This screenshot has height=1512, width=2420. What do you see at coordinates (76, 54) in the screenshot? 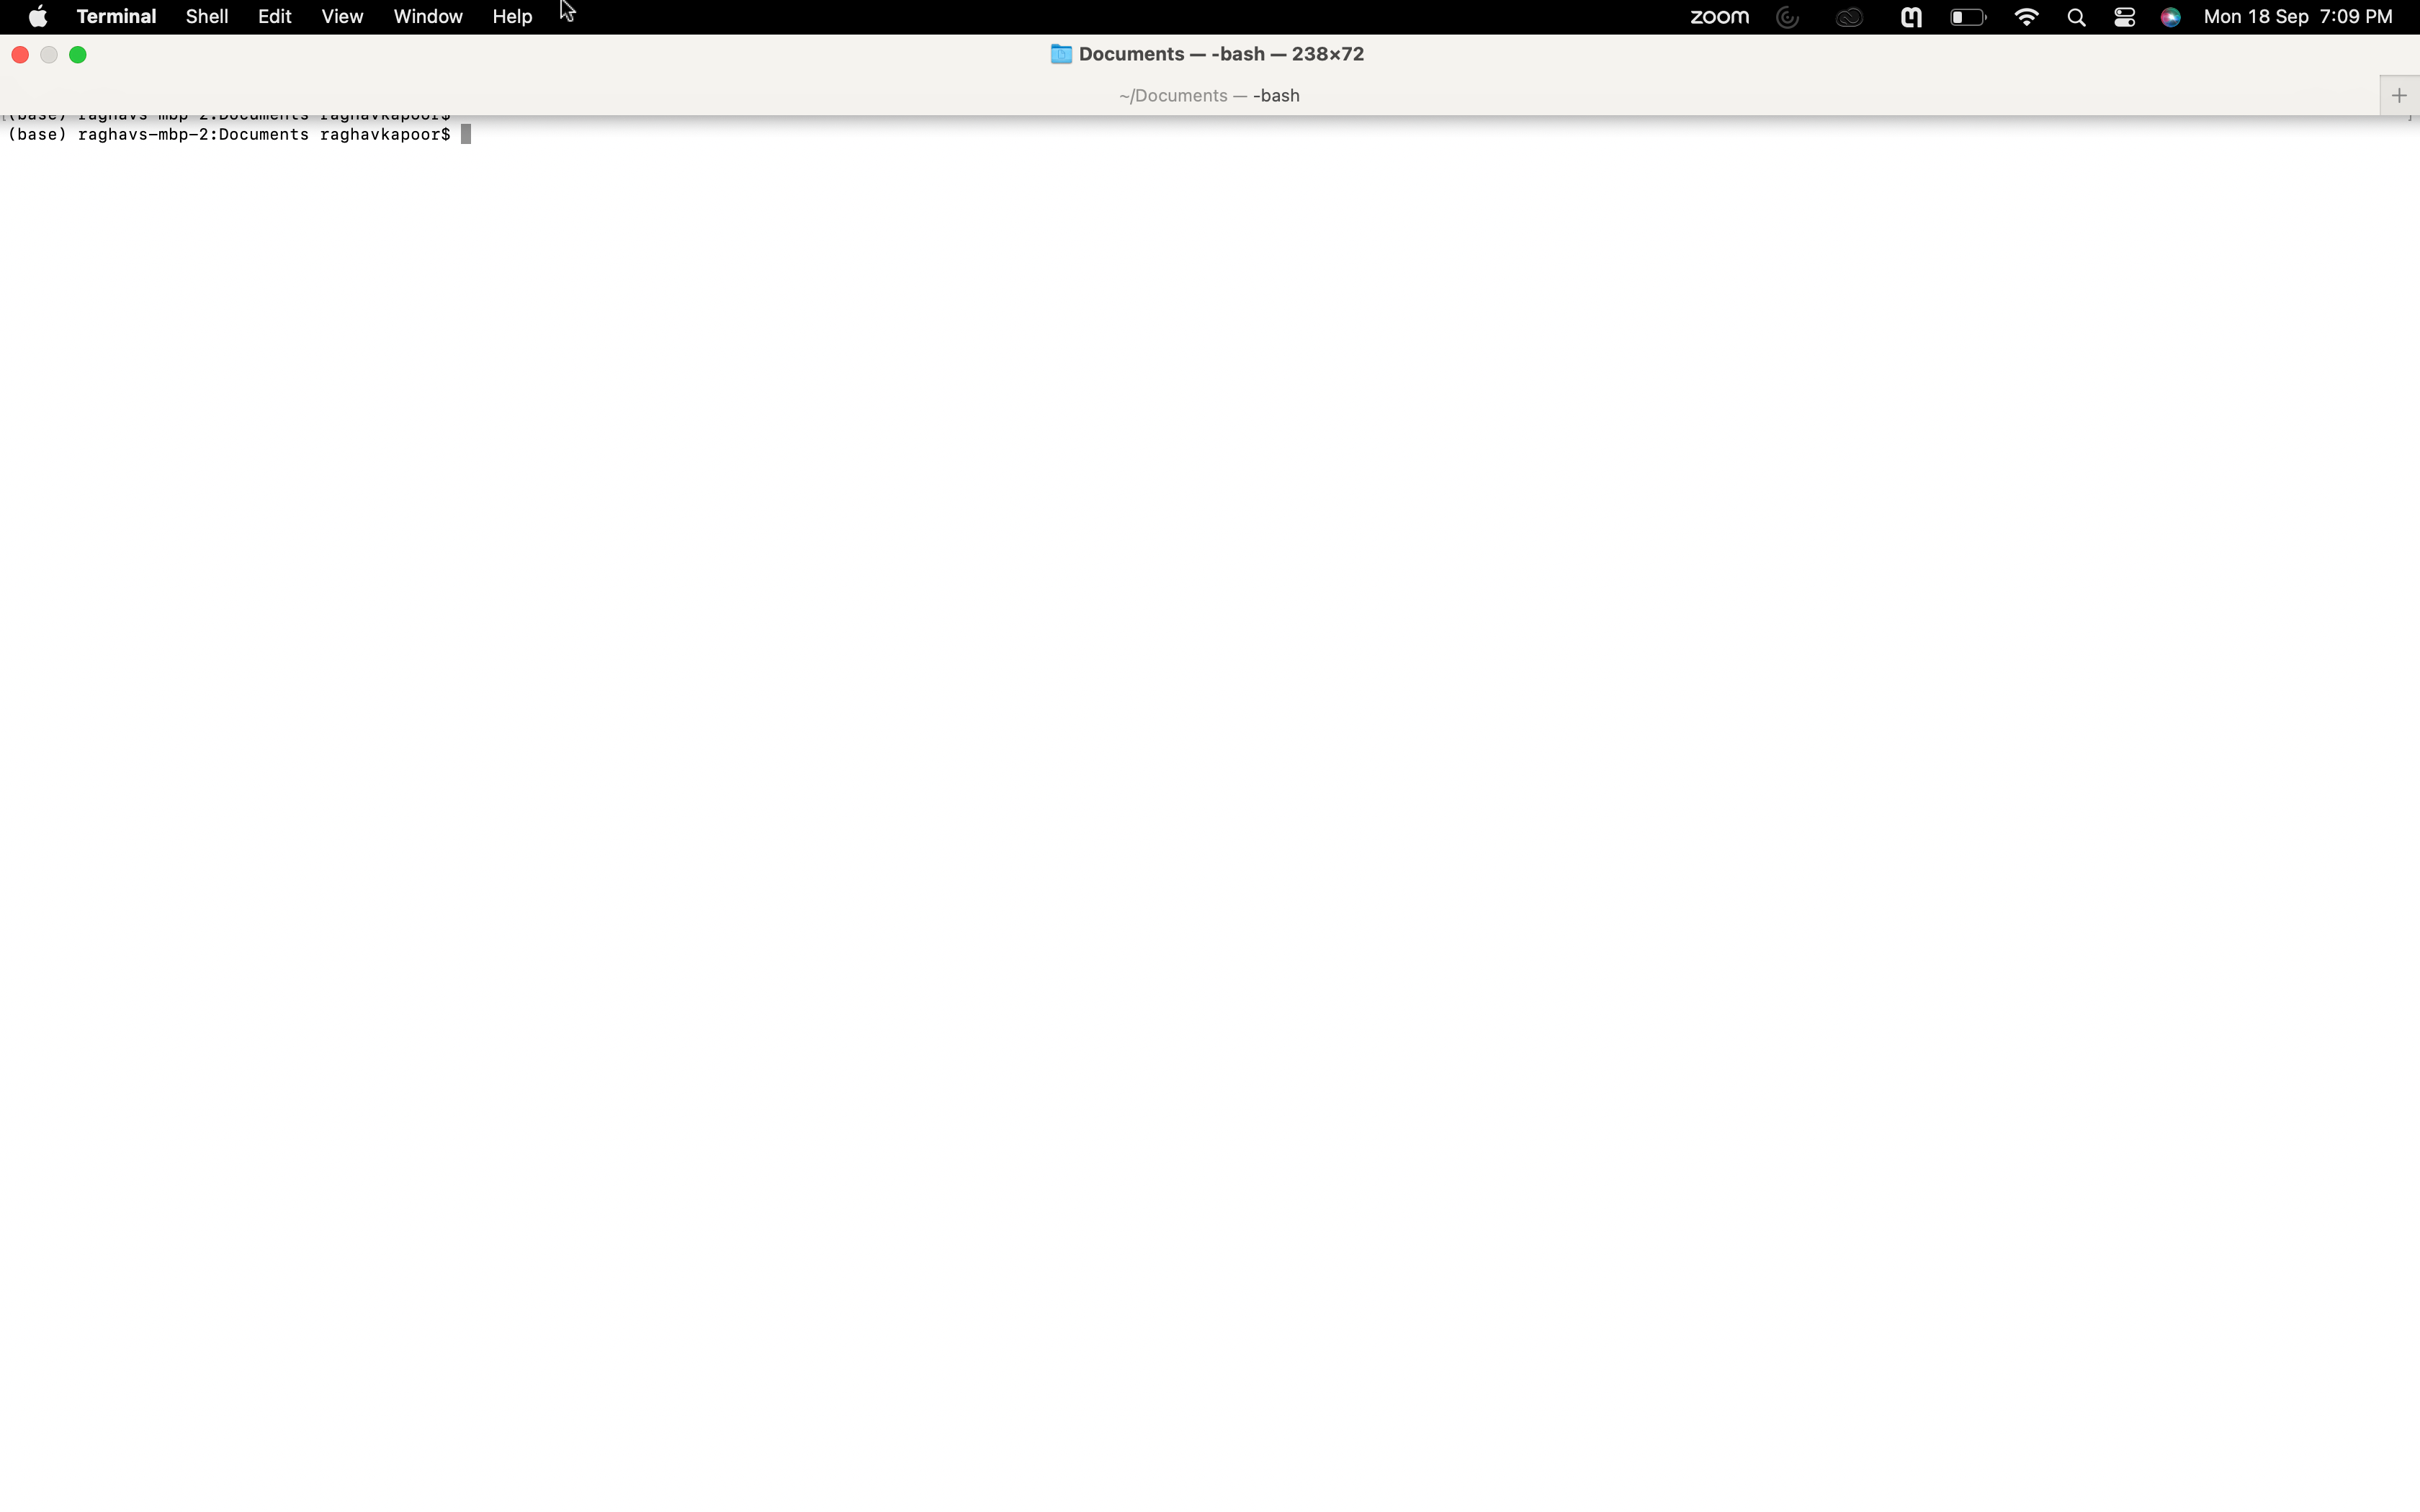
I see `Exit the full screen mode using the green button` at bounding box center [76, 54].